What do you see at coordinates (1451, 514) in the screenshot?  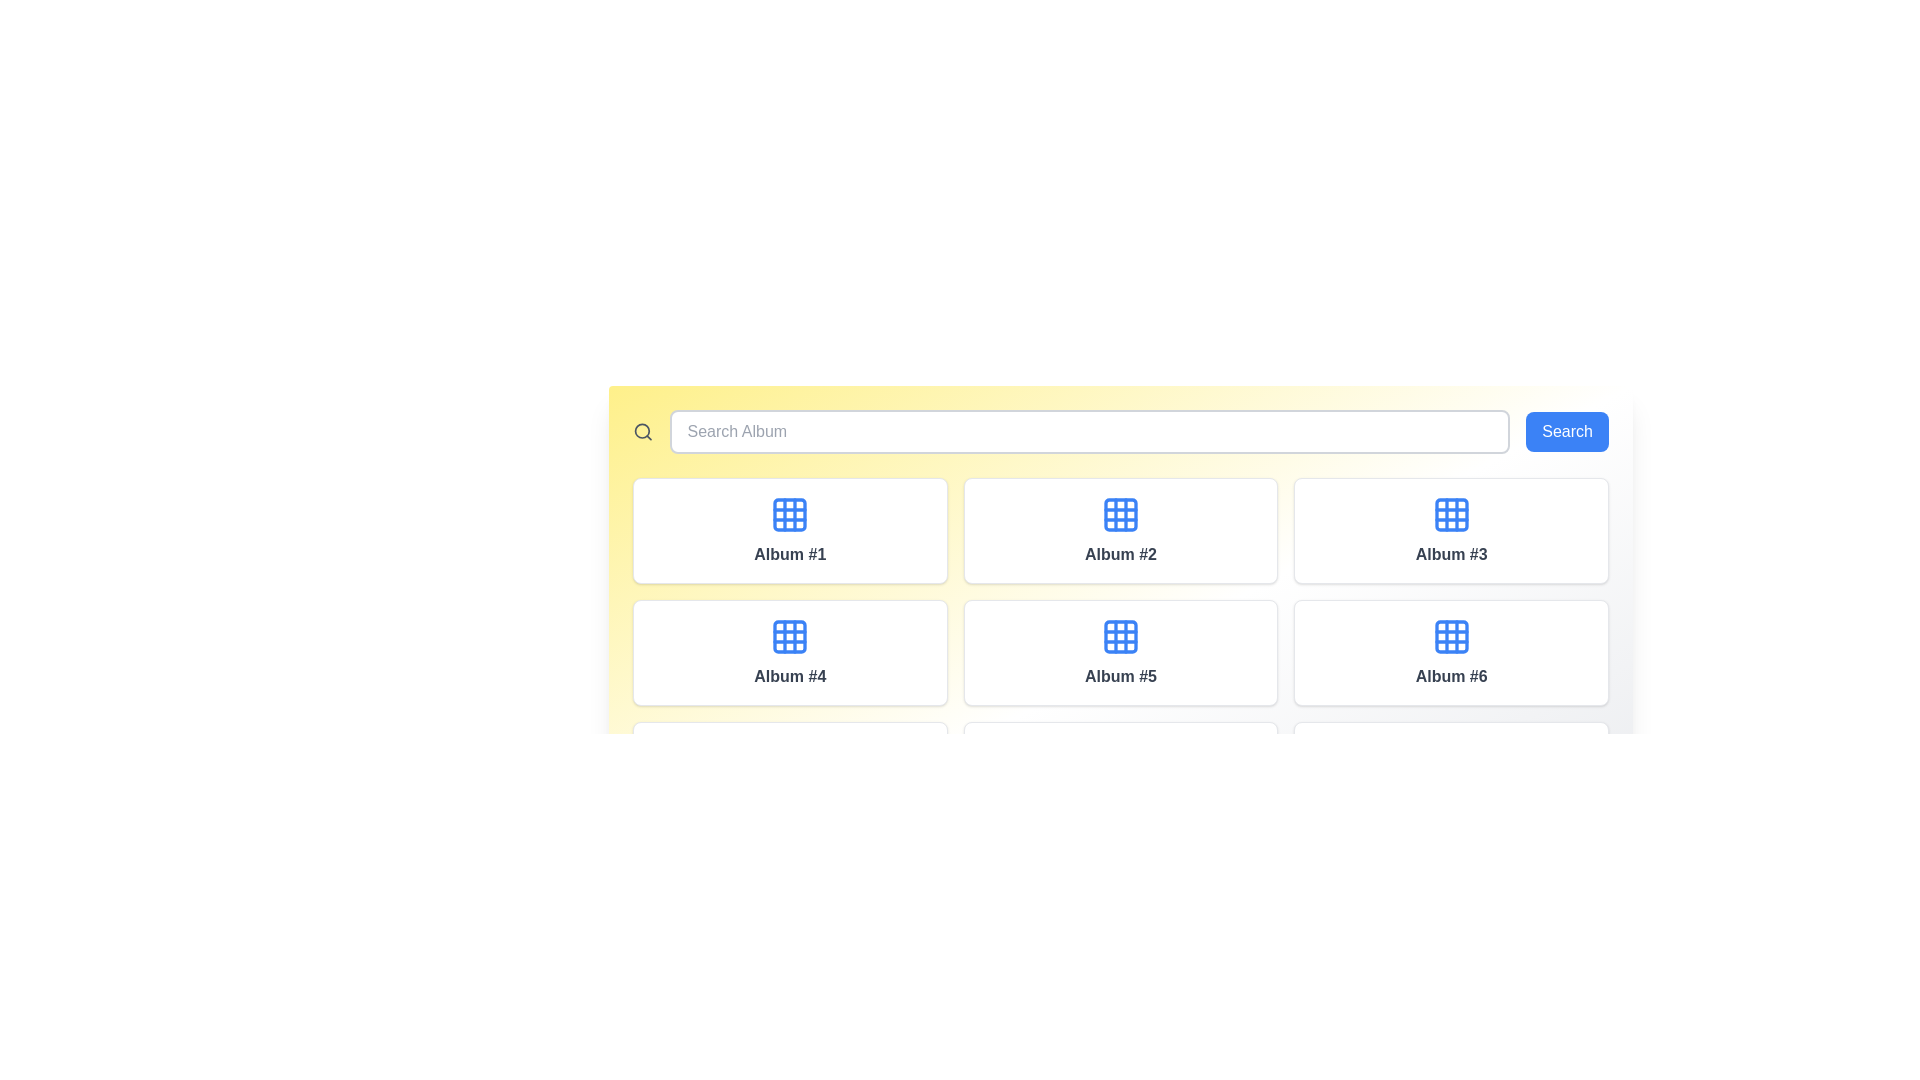 I see `the decorative component of the 3x3 grid icon located at the center of the 'Album #3' button` at bounding box center [1451, 514].